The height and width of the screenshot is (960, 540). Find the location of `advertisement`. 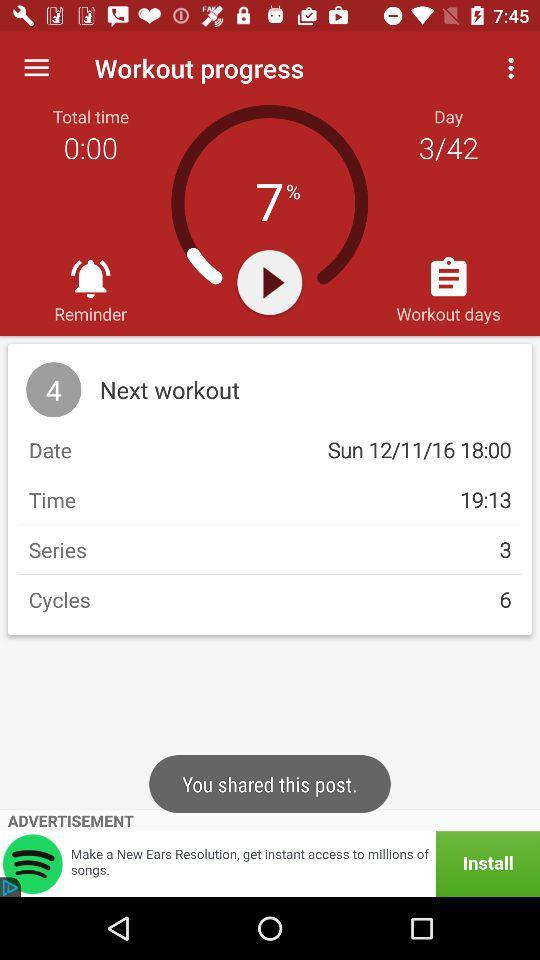

advertisement is located at coordinates (270, 863).